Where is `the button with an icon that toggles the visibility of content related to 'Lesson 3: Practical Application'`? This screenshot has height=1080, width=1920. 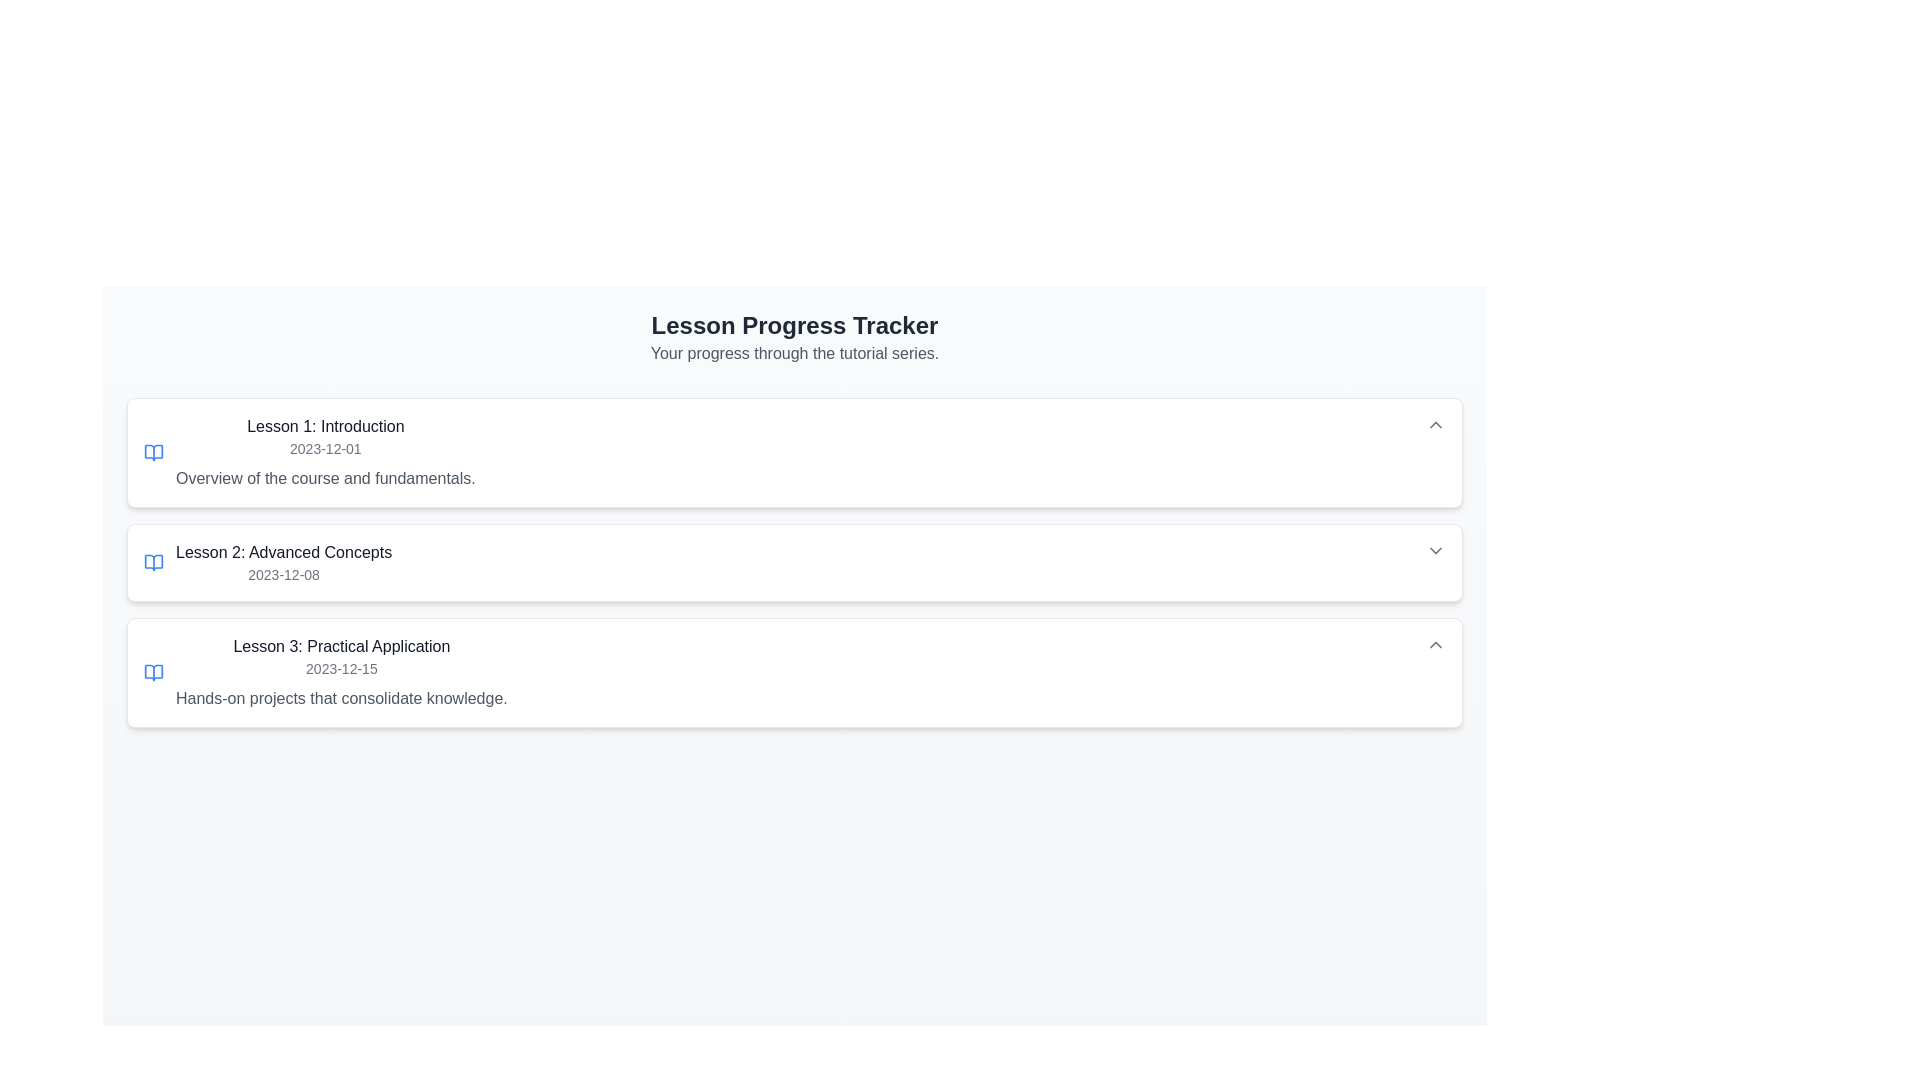
the button with an icon that toggles the visibility of content related to 'Lesson 3: Practical Application' is located at coordinates (1434, 644).